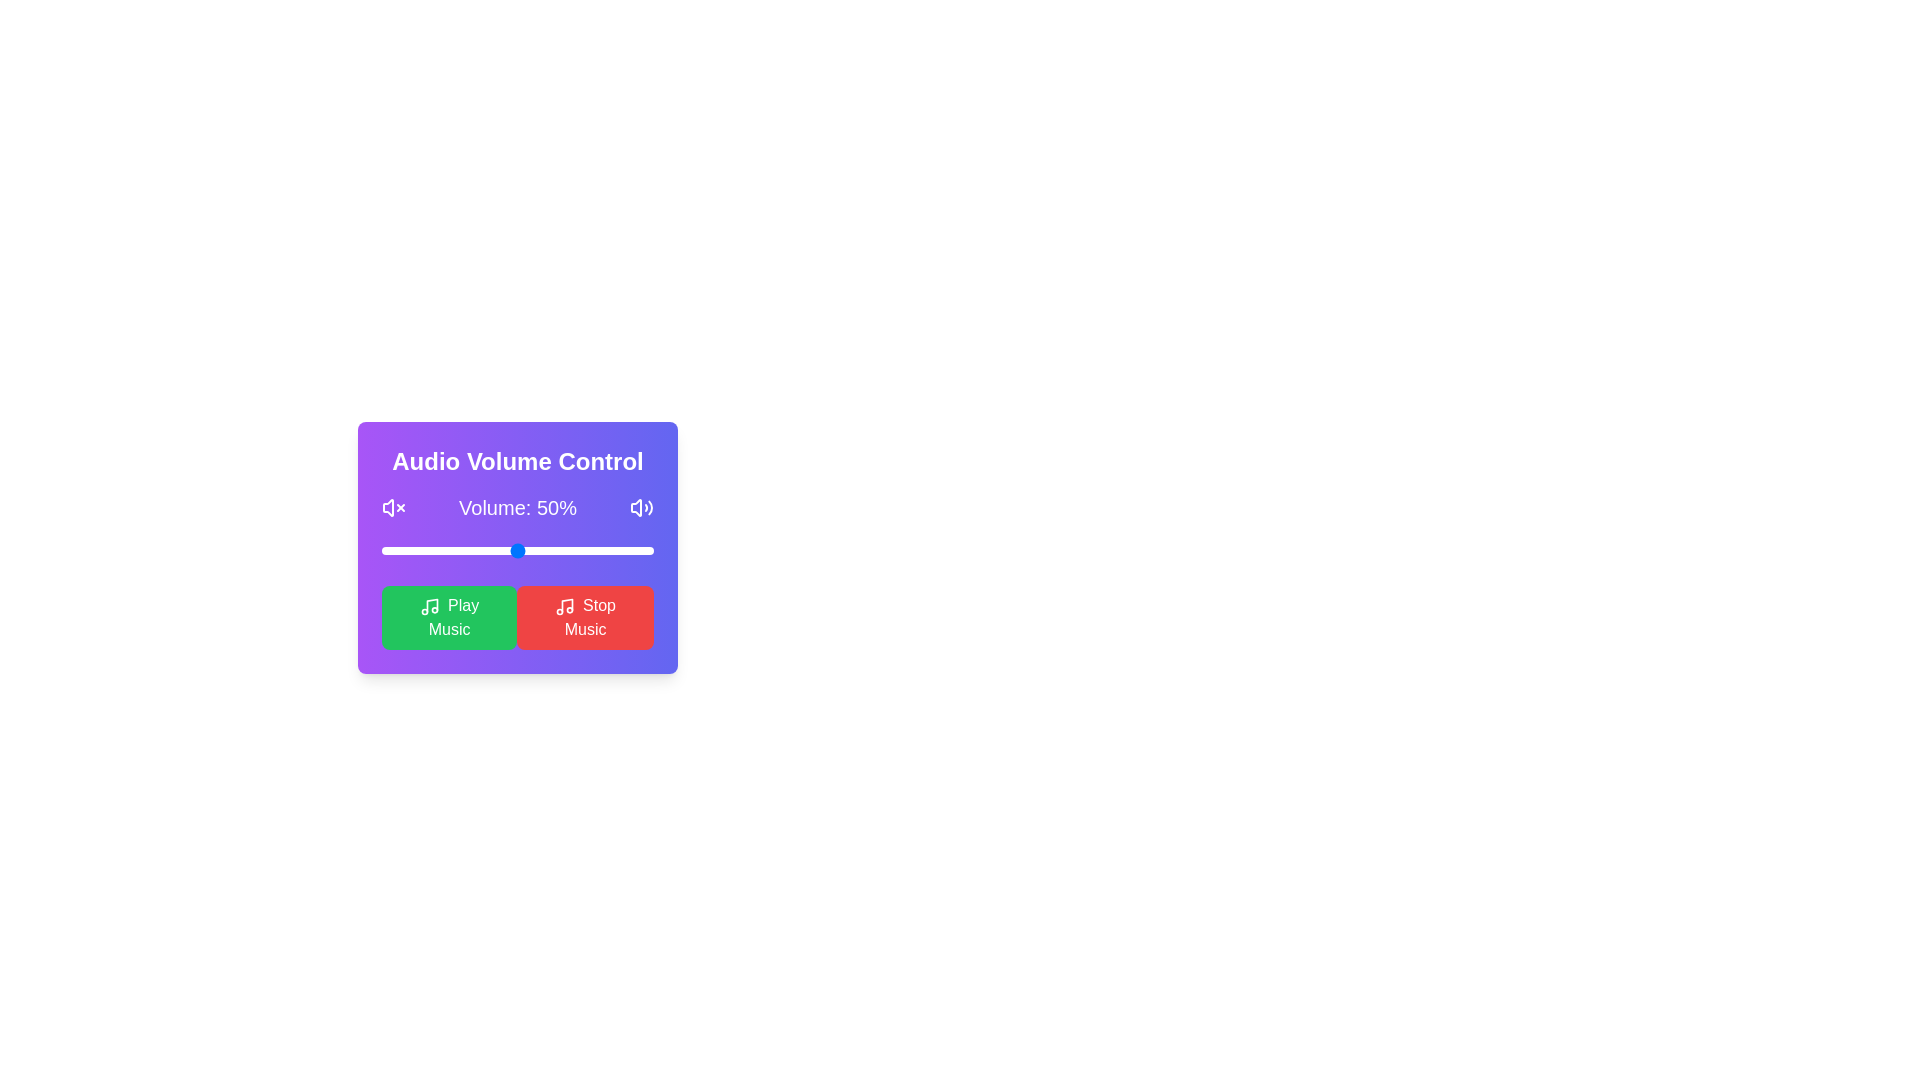 The height and width of the screenshot is (1080, 1920). What do you see at coordinates (518, 507) in the screenshot?
I see `text from the Text Label displaying 'Volume: 50%', which is positioned between two volume icons in the volume control section` at bounding box center [518, 507].